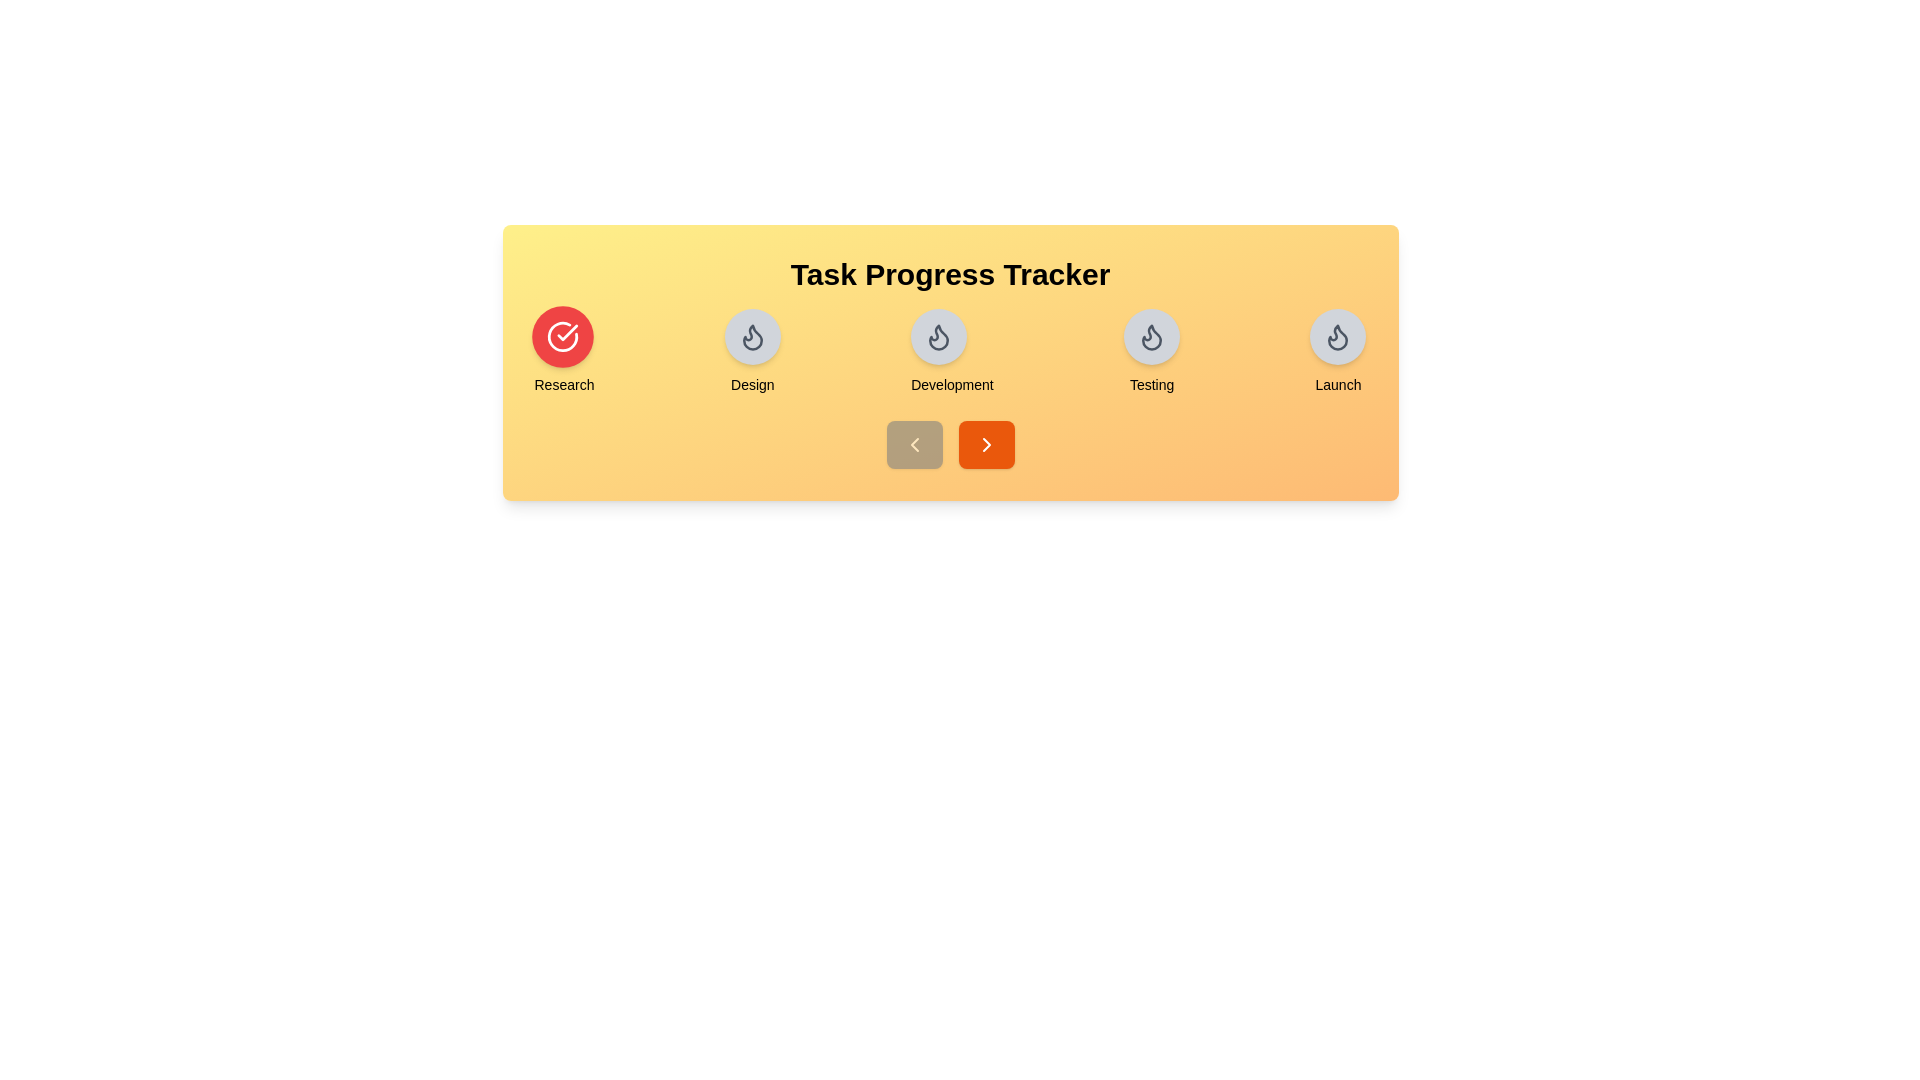 Image resolution: width=1920 pixels, height=1080 pixels. What do you see at coordinates (913, 443) in the screenshot?
I see `the Chevron Icon located in the lower center part of the interface, which is used for navigating to the previous step or page` at bounding box center [913, 443].